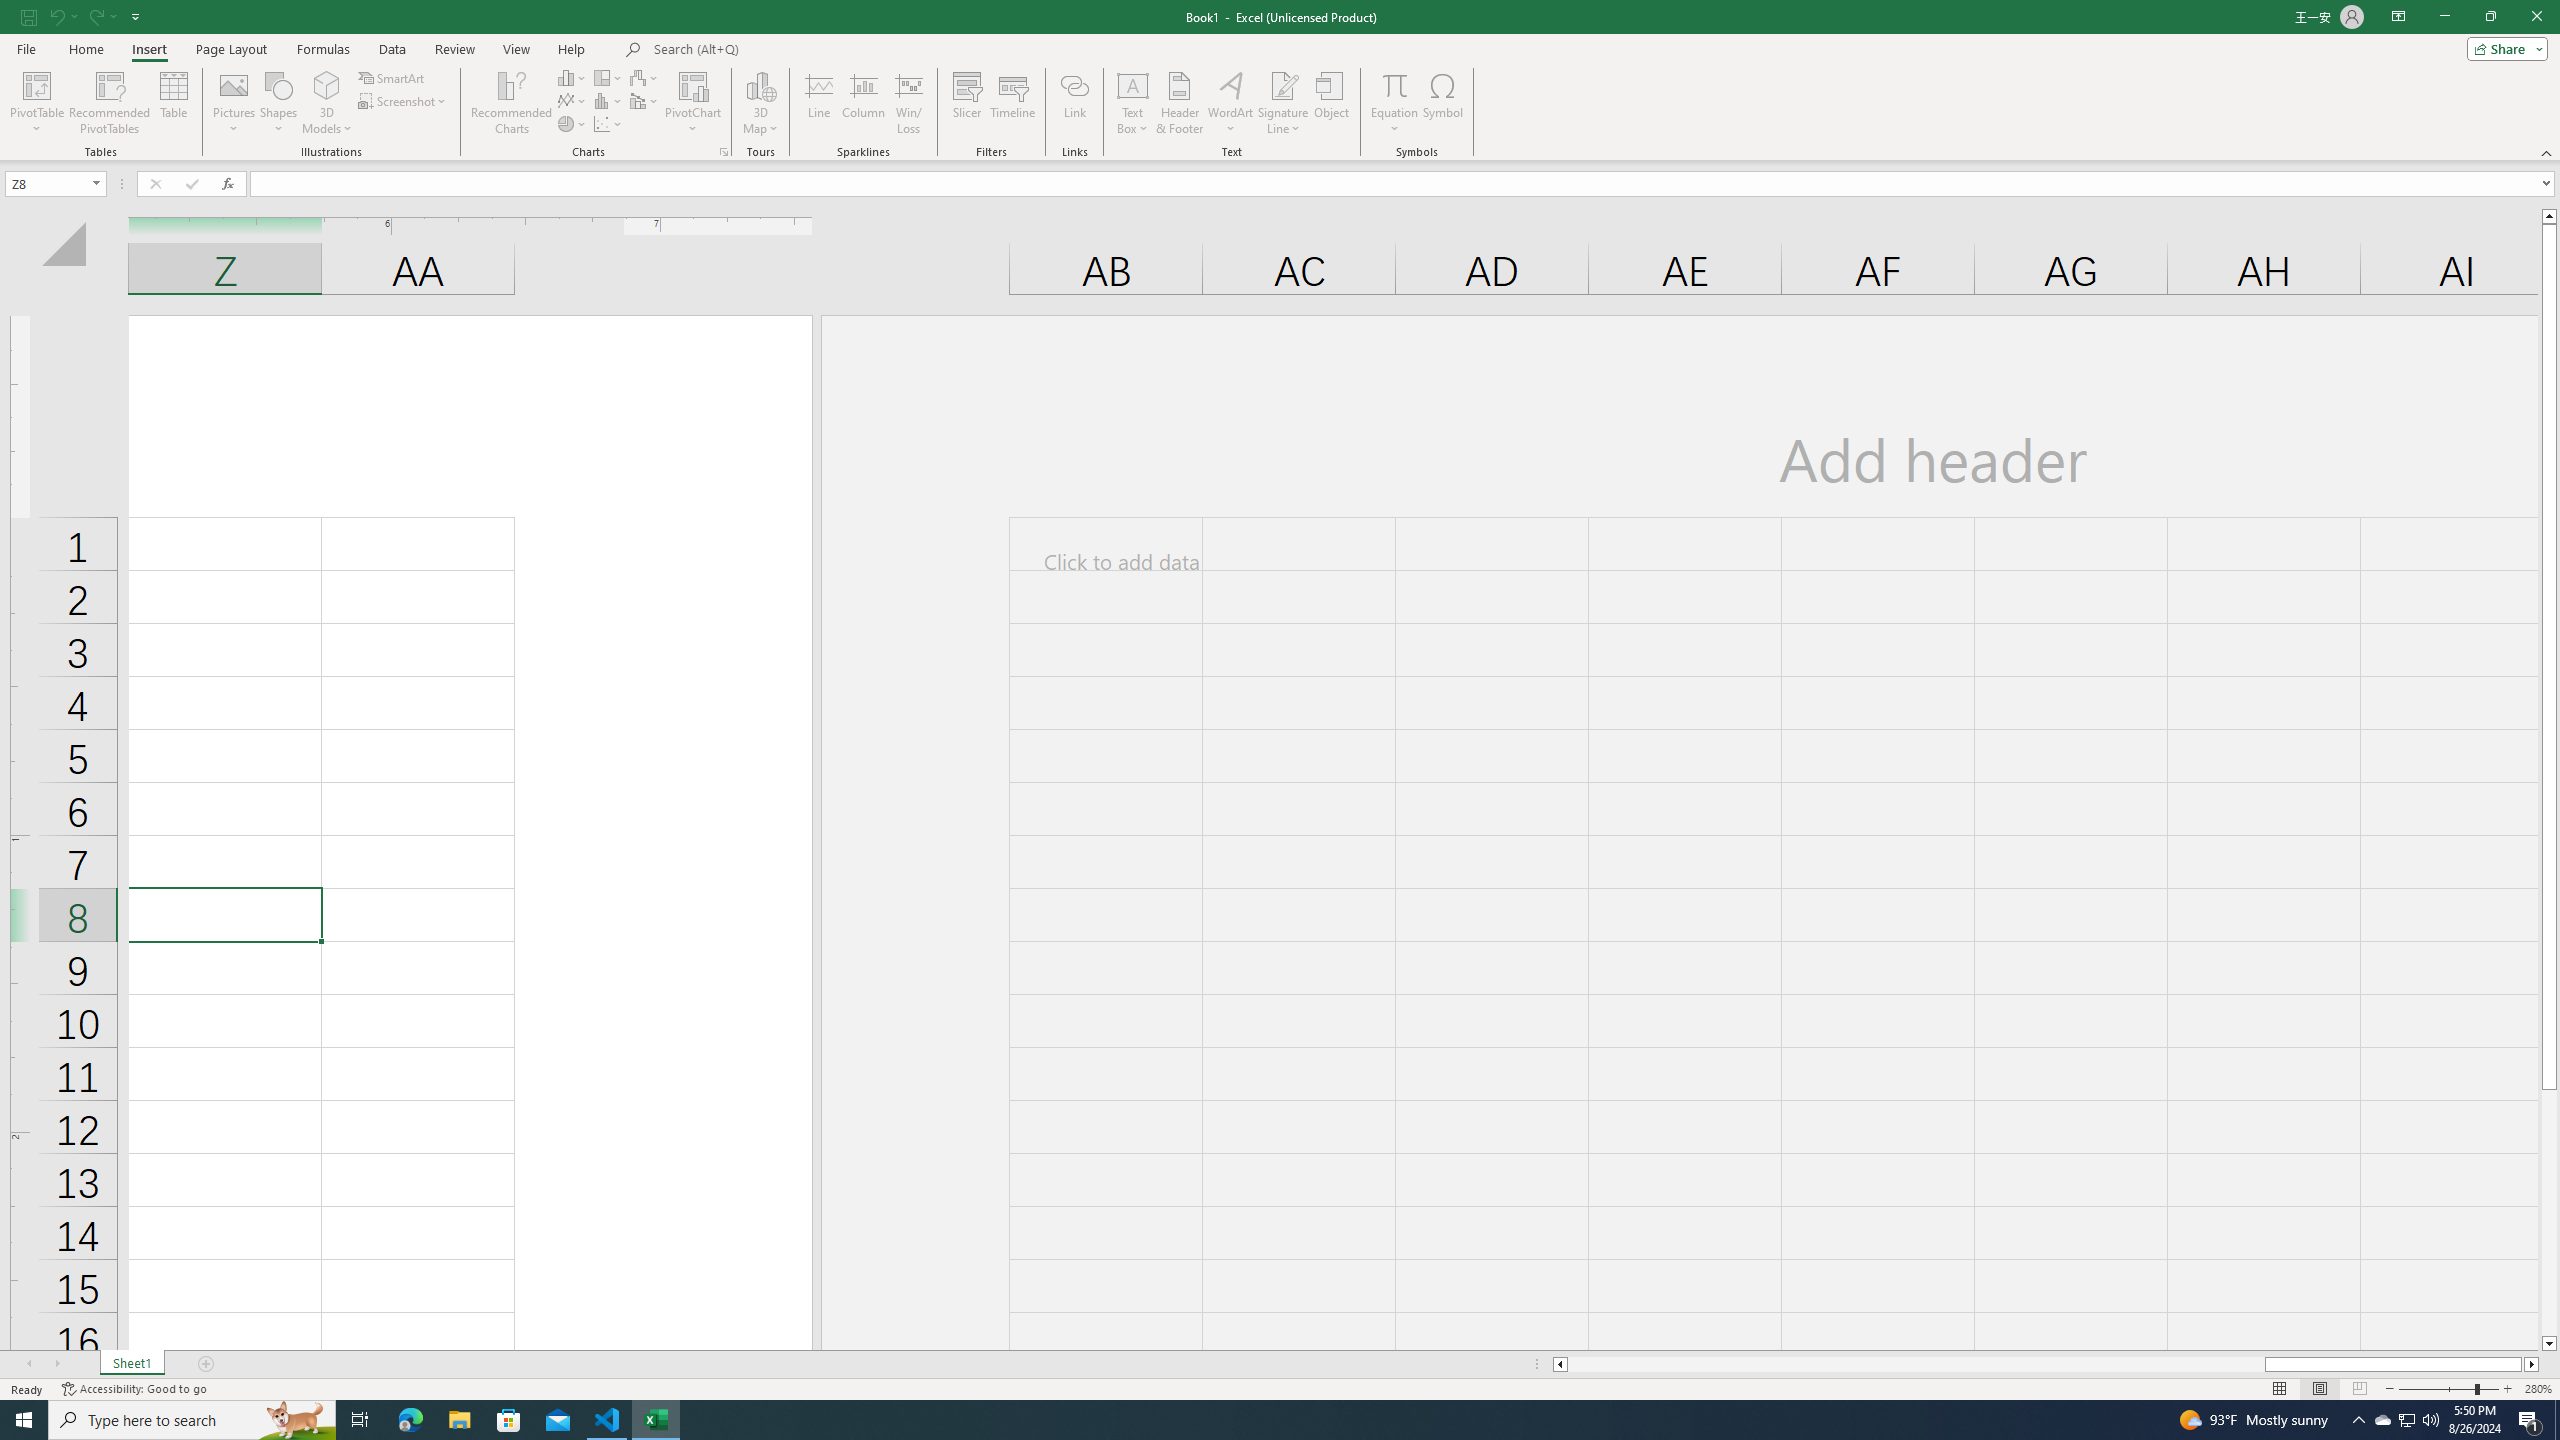 Image resolution: width=2560 pixels, height=1440 pixels. Describe the element at coordinates (1075, 103) in the screenshot. I see `'Link'` at that location.